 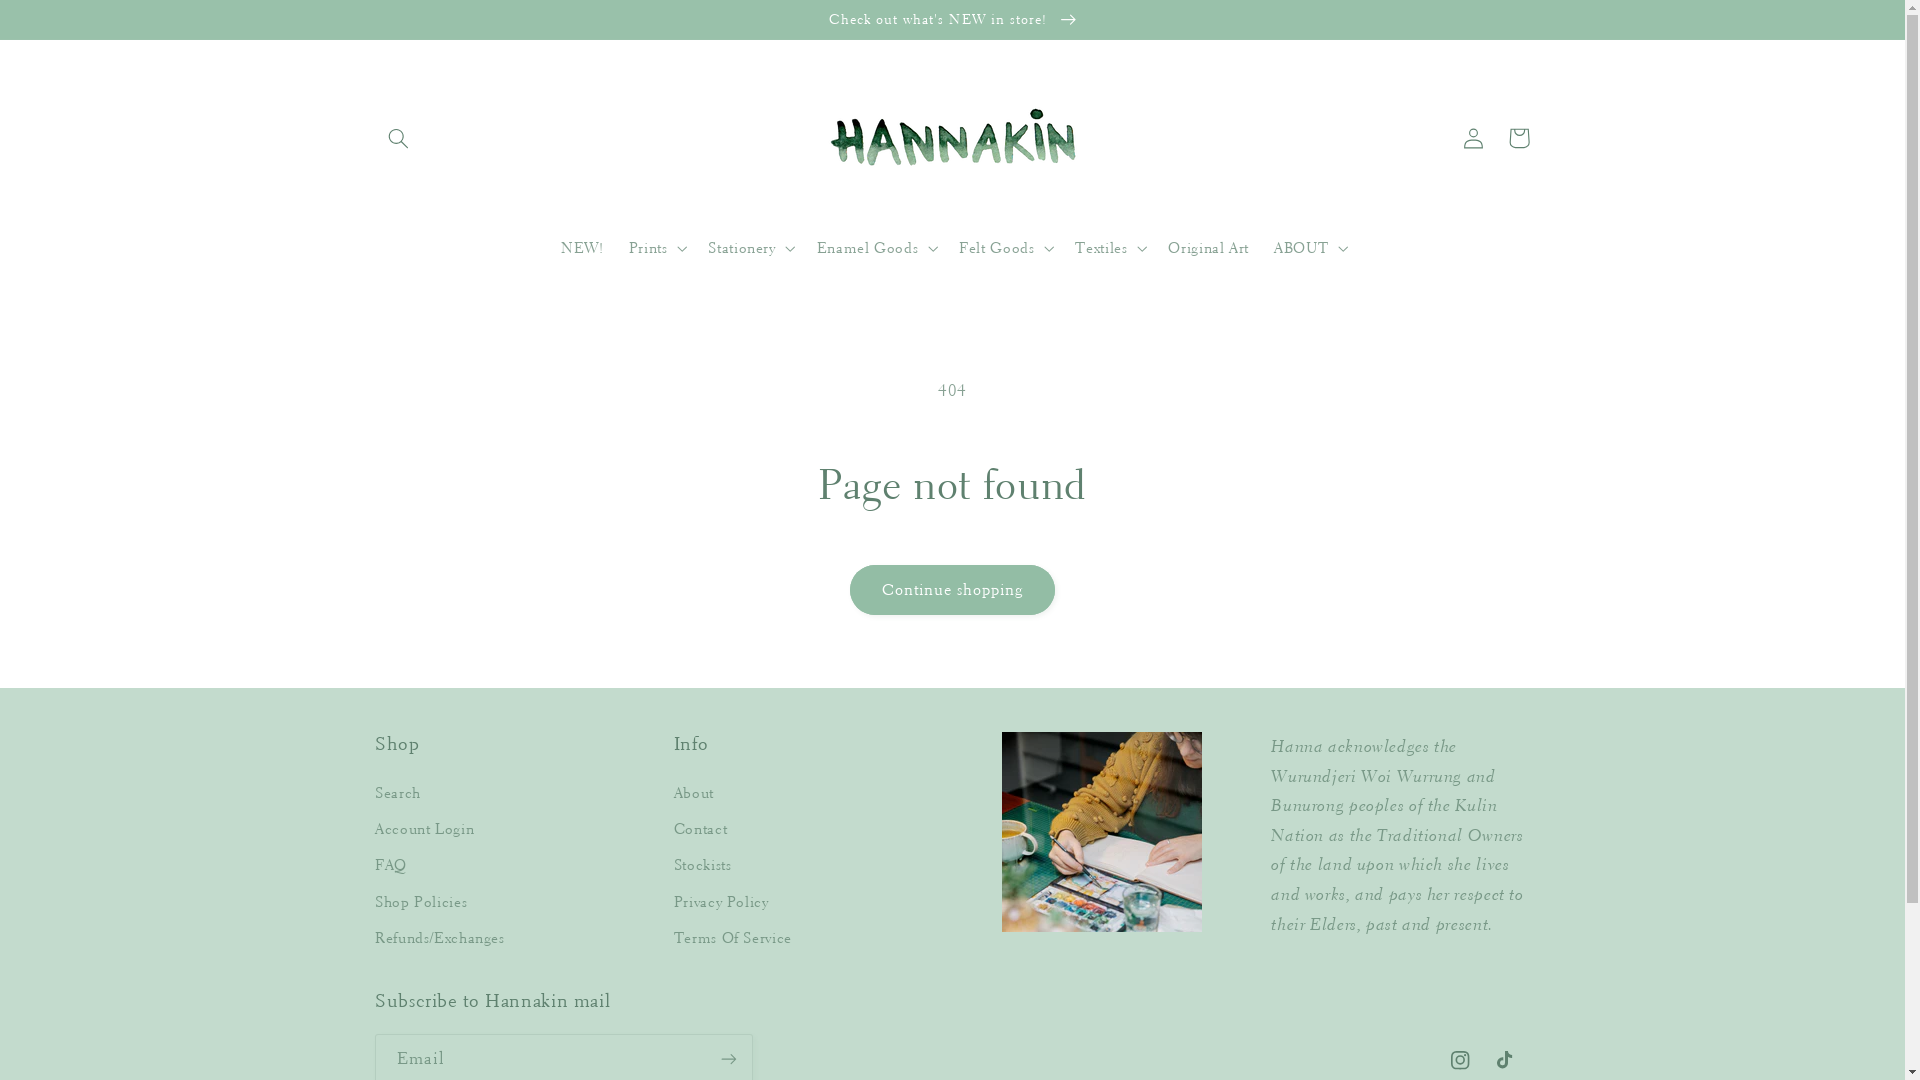 I want to click on 'Terms Of Service', so click(x=673, y=938).